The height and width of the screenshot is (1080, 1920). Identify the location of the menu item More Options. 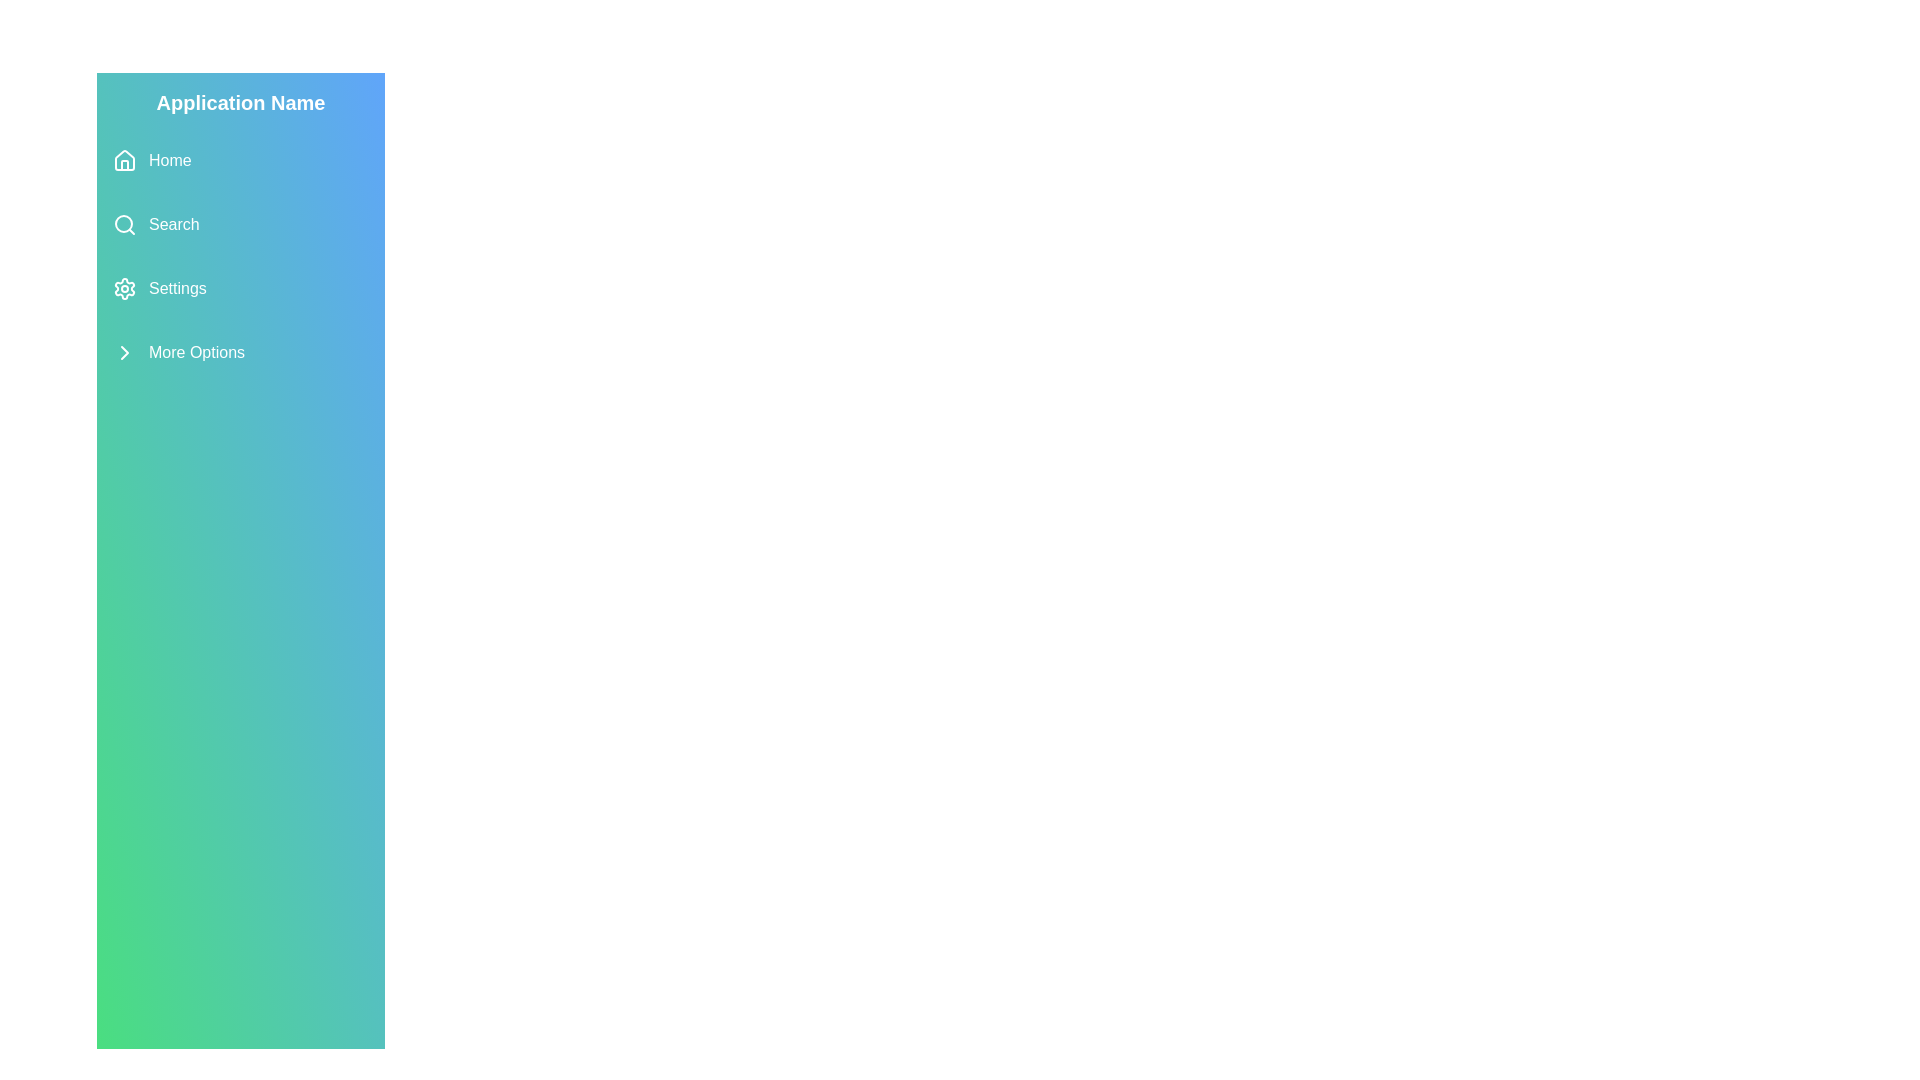
(240, 352).